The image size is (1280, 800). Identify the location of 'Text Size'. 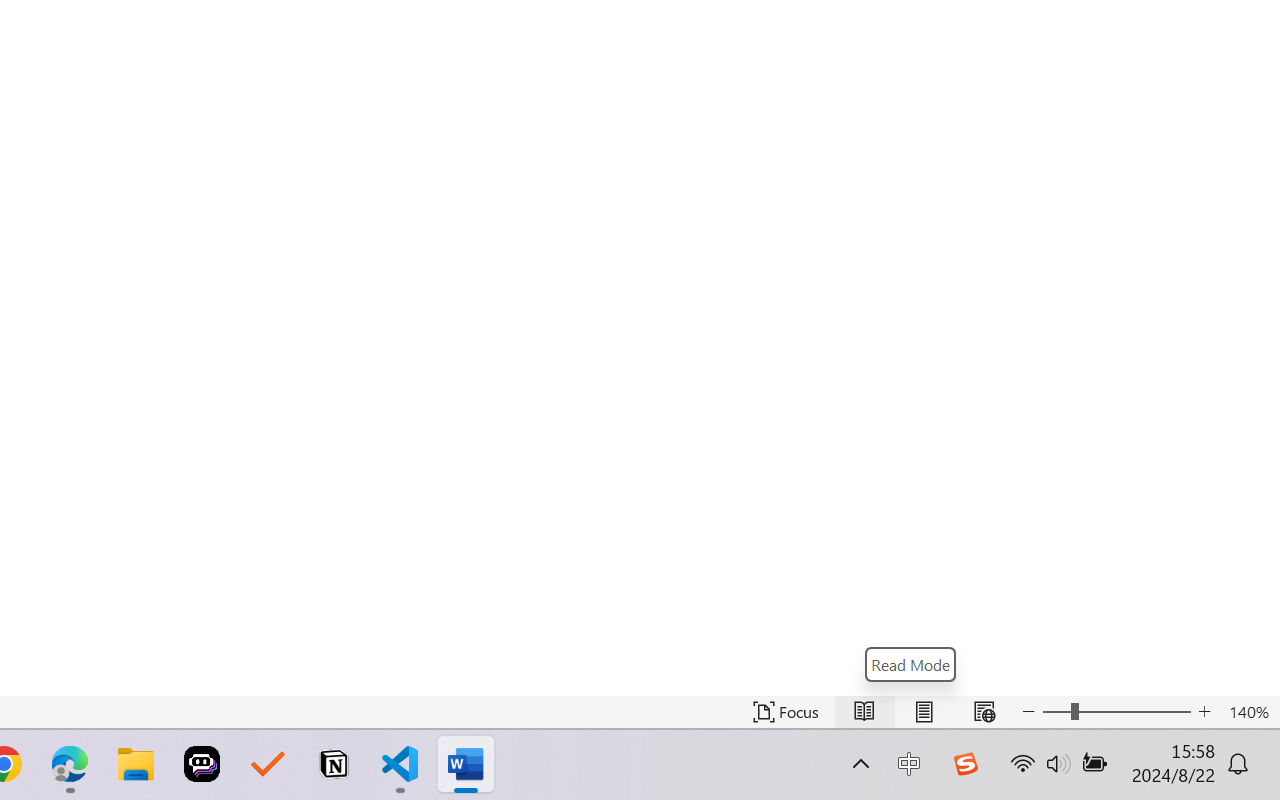
(1115, 711).